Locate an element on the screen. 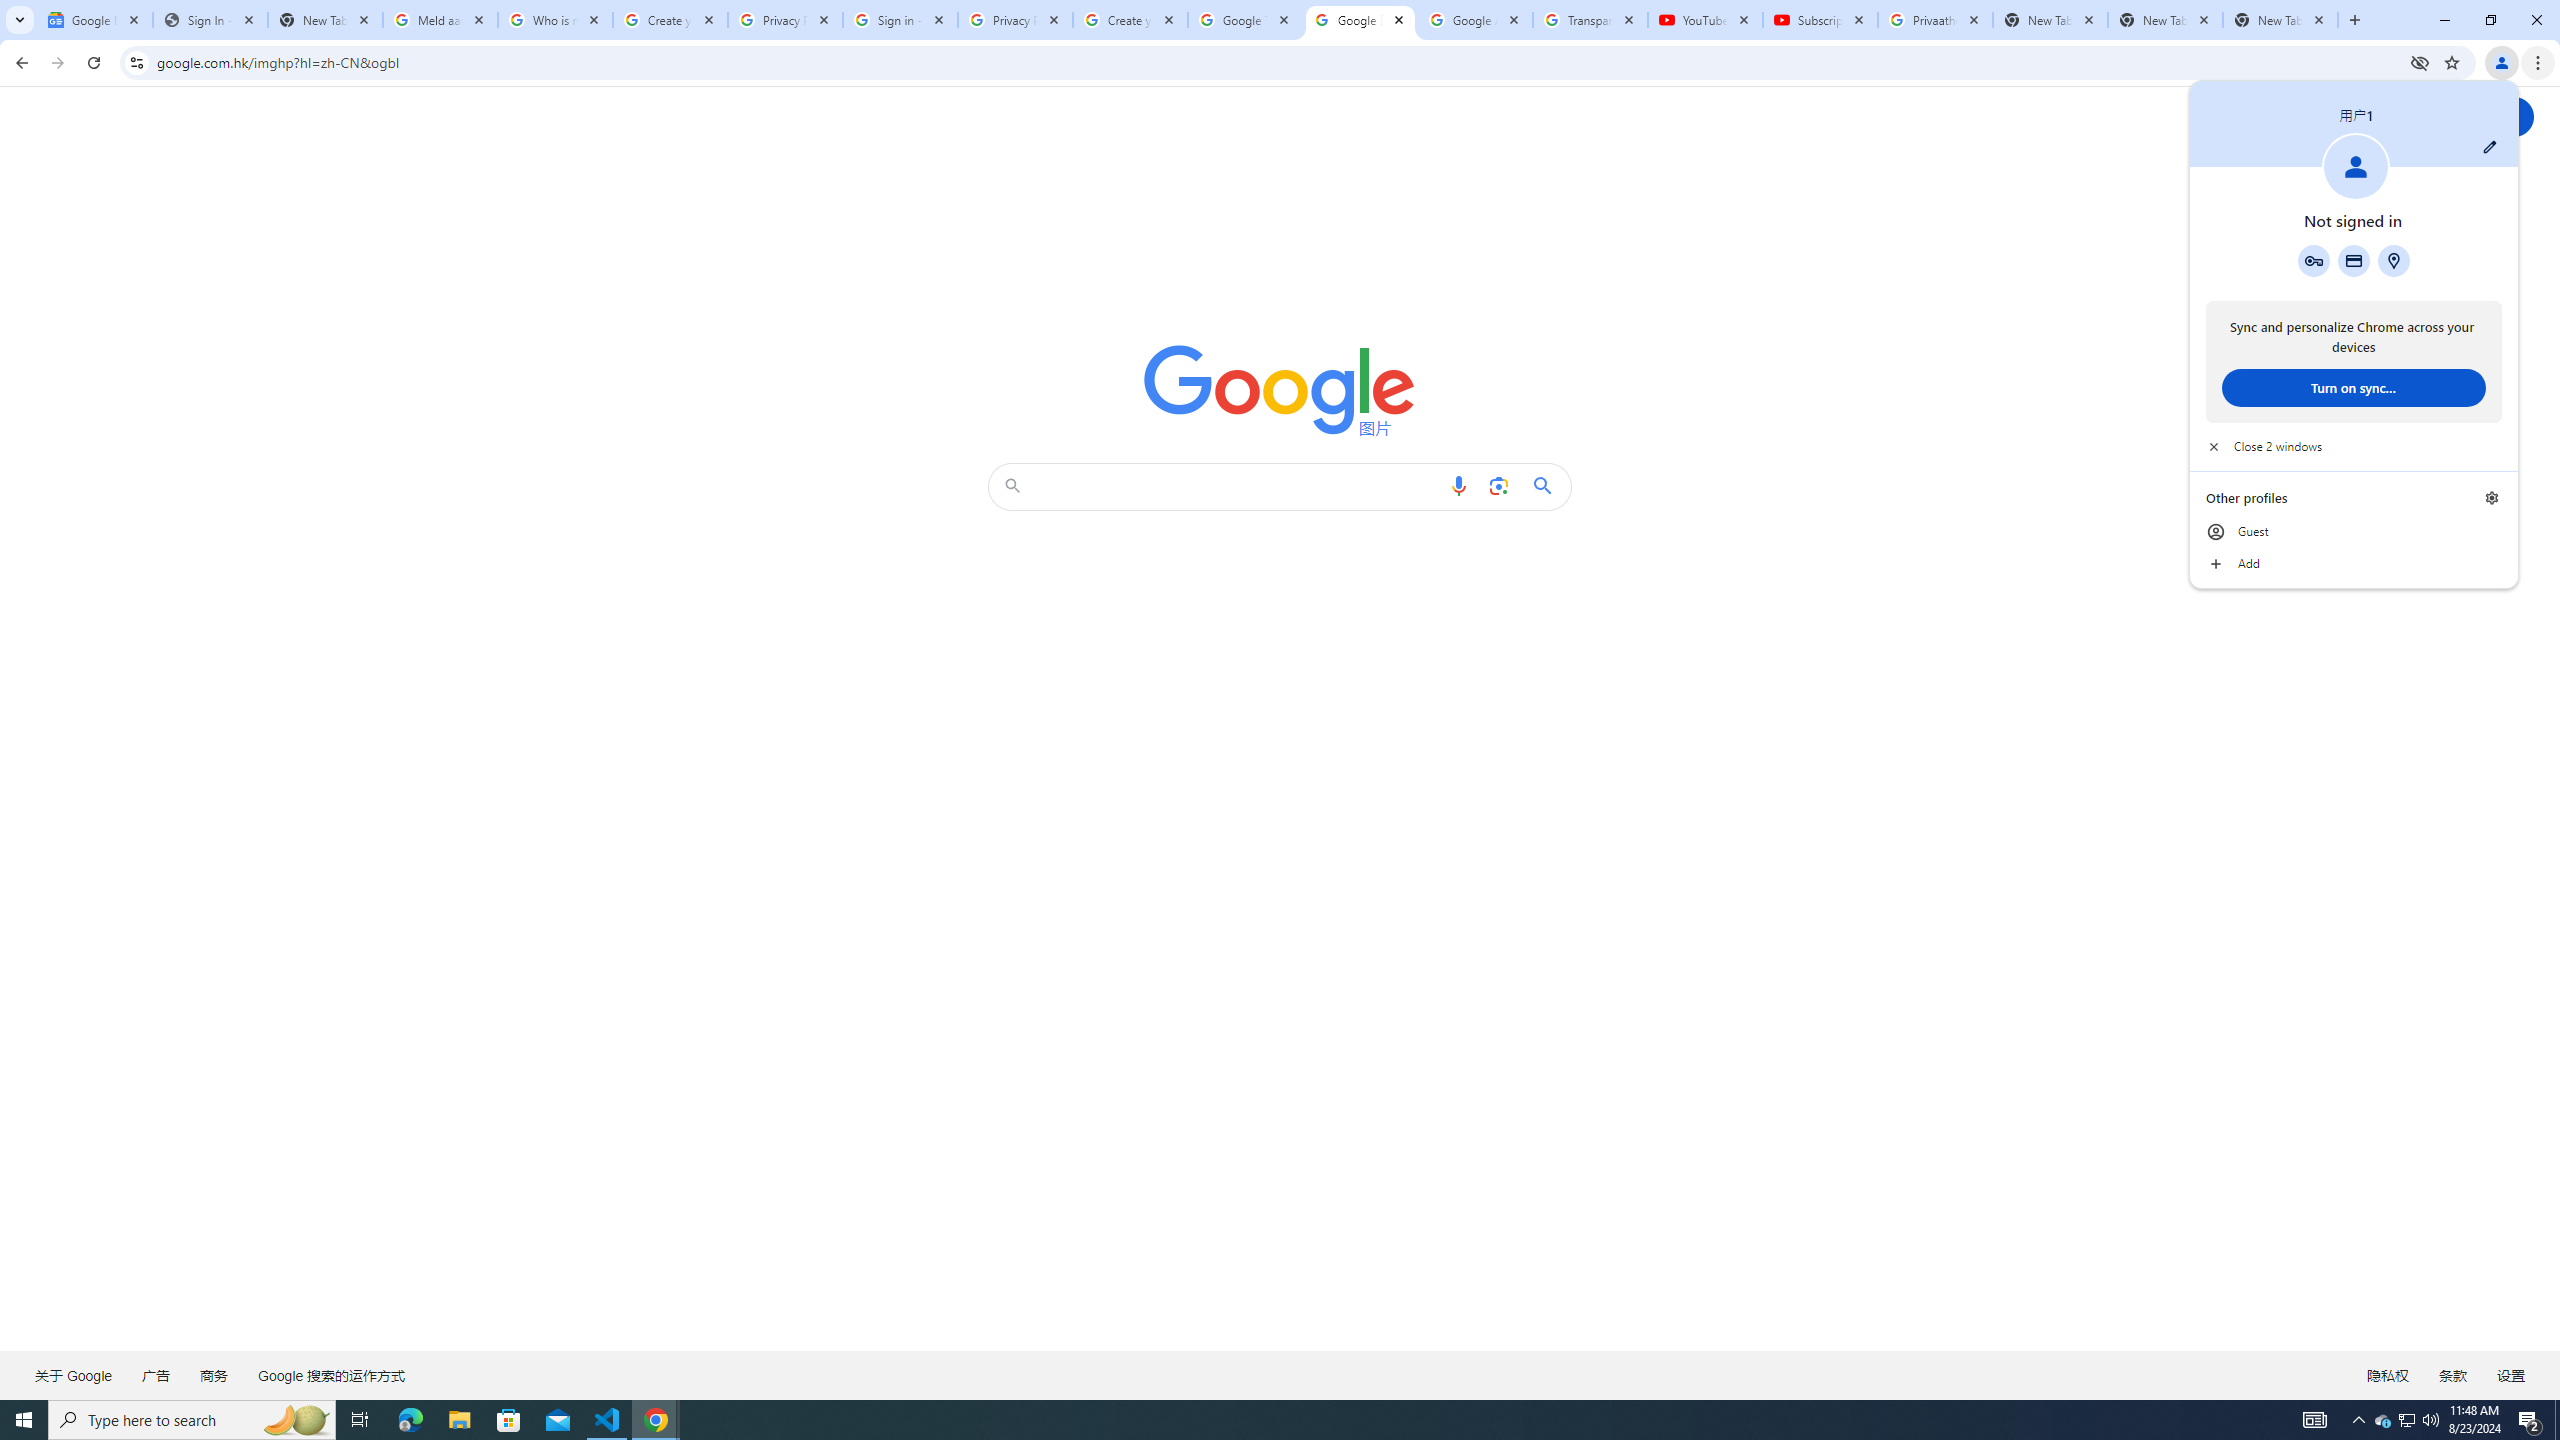  'Payment methods' is located at coordinates (2352, 260).